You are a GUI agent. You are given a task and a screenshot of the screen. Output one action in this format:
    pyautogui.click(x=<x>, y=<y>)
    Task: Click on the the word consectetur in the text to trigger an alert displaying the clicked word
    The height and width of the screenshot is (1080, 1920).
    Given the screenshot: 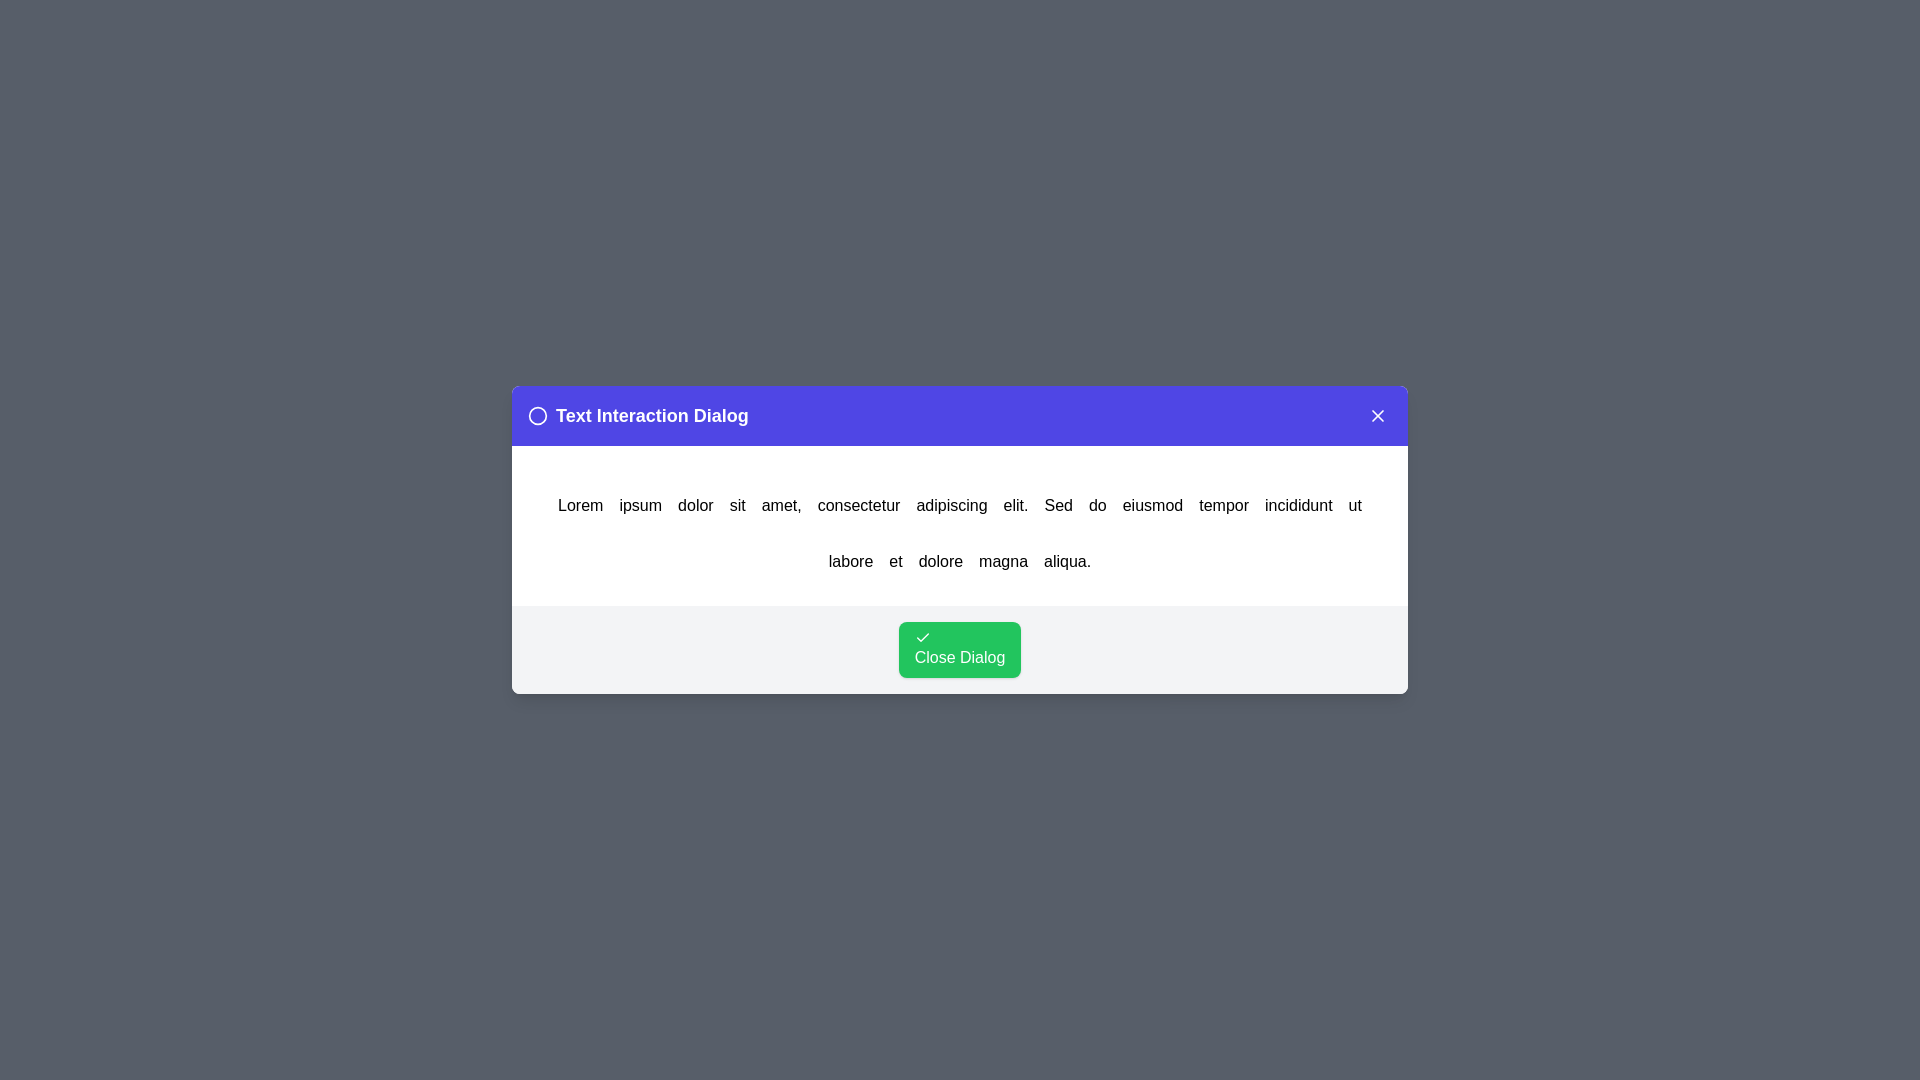 What is the action you would take?
    pyautogui.click(x=859, y=504)
    